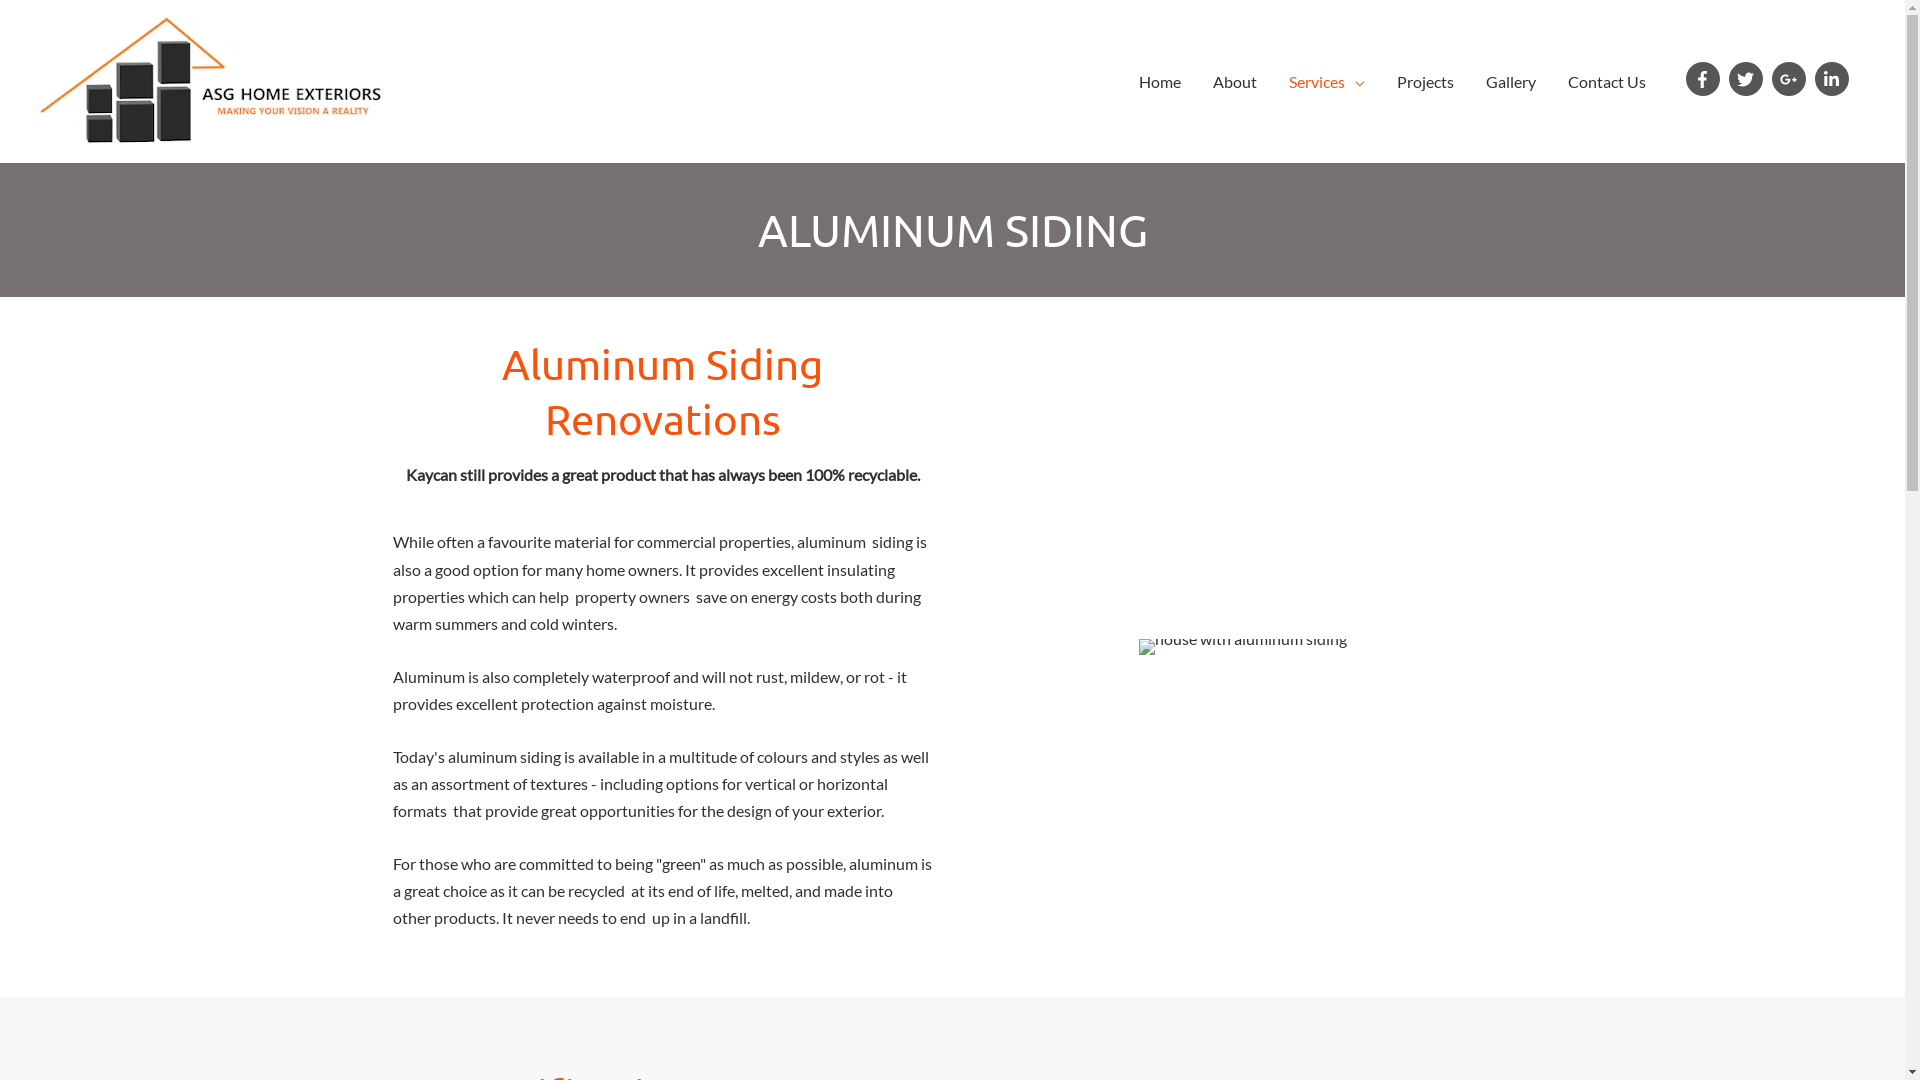  I want to click on 'Home', so click(1160, 80).